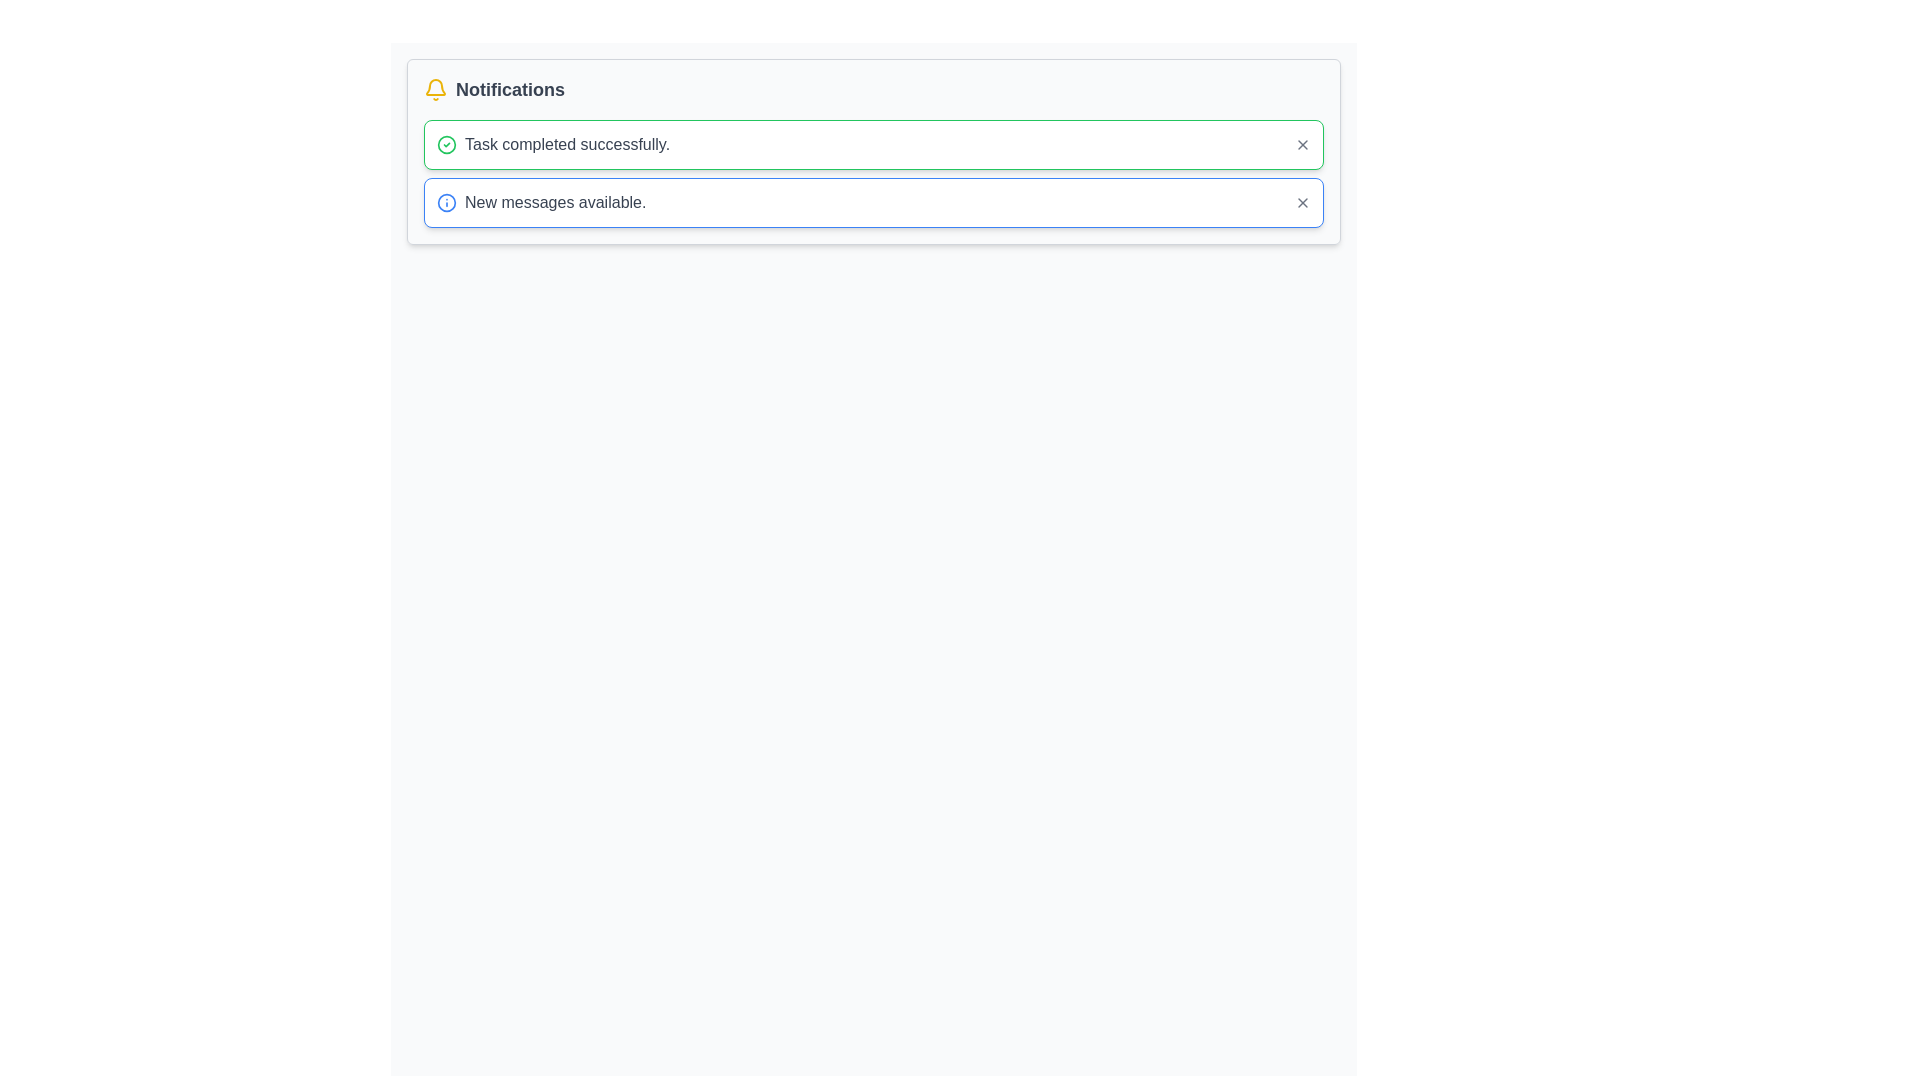 This screenshot has height=1080, width=1920. I want to click on the interactive icon located at the far right of the notification box titled 'Task completed successfully', so click(1302, 144).